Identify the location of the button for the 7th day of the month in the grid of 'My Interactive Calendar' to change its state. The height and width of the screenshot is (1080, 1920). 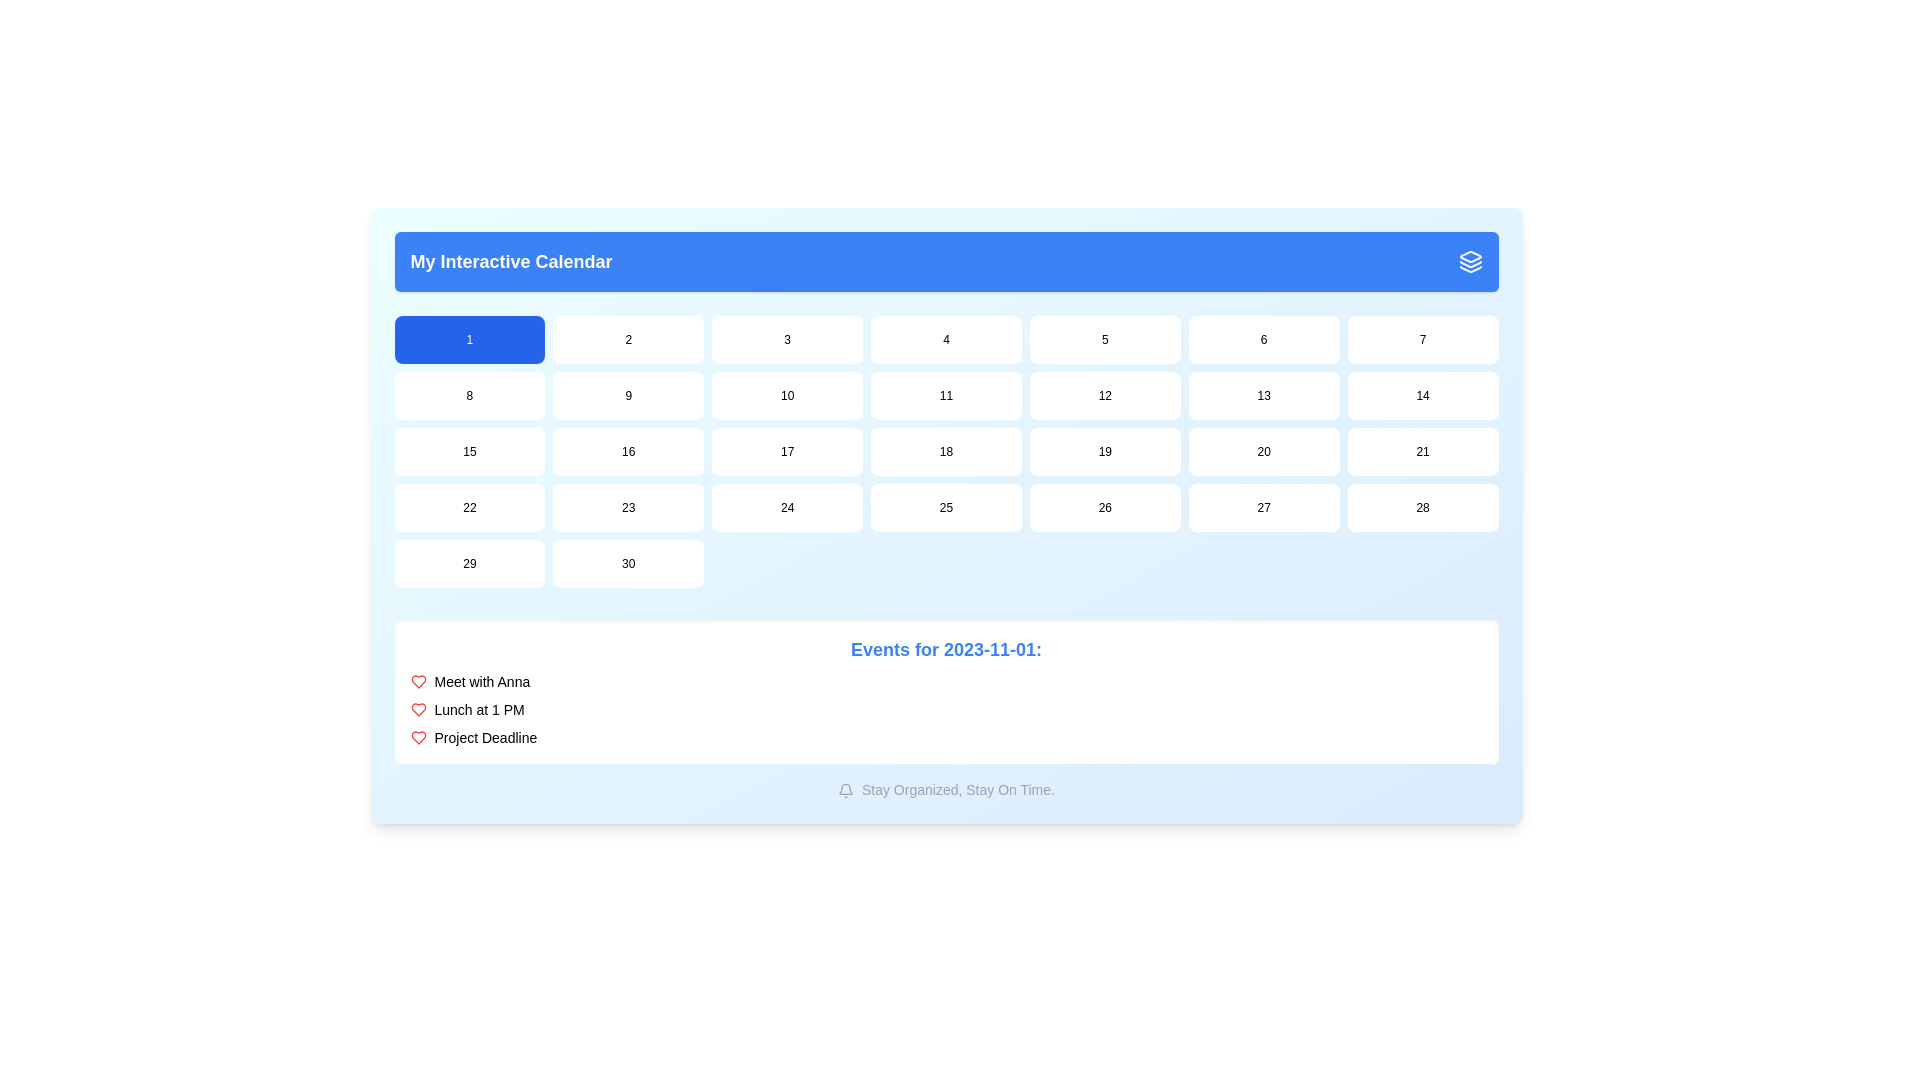
(1422, 338).